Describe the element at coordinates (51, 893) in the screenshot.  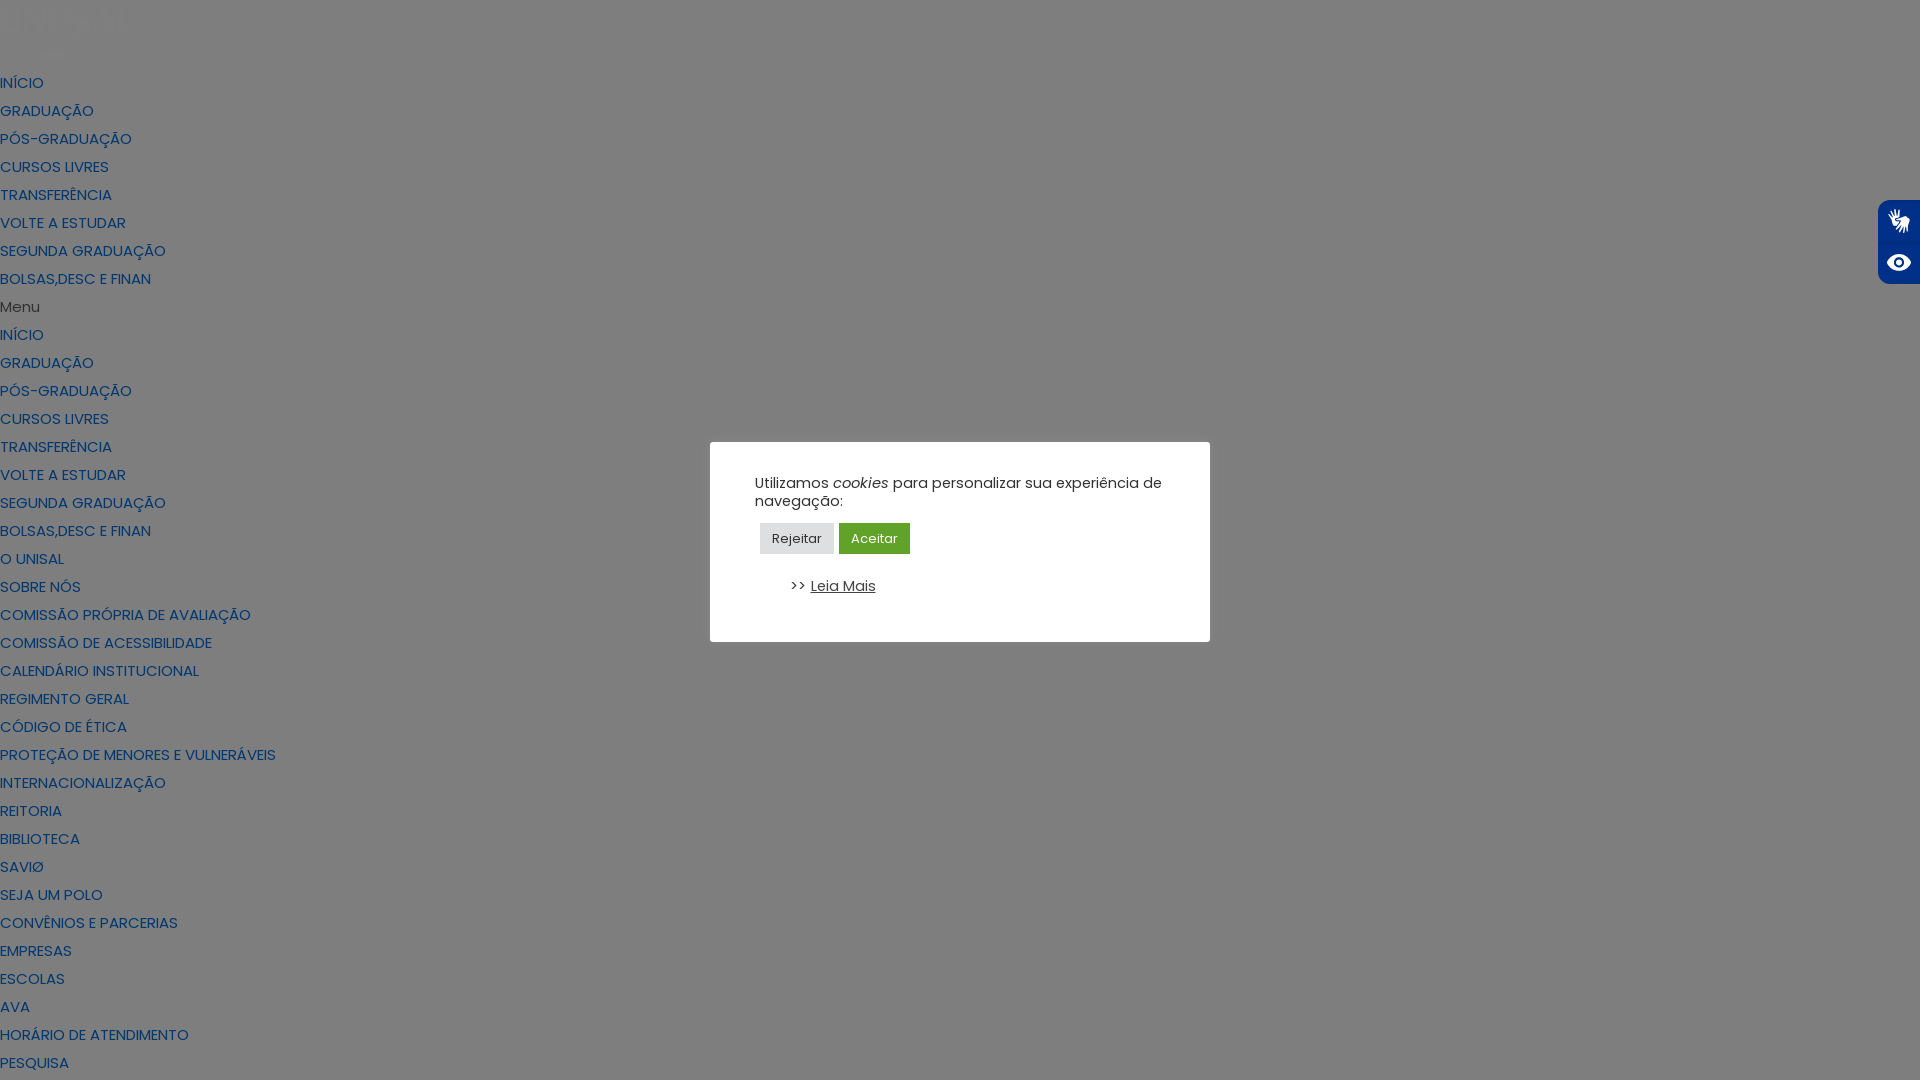
I see `'SEJA UM POLO'` at that location.